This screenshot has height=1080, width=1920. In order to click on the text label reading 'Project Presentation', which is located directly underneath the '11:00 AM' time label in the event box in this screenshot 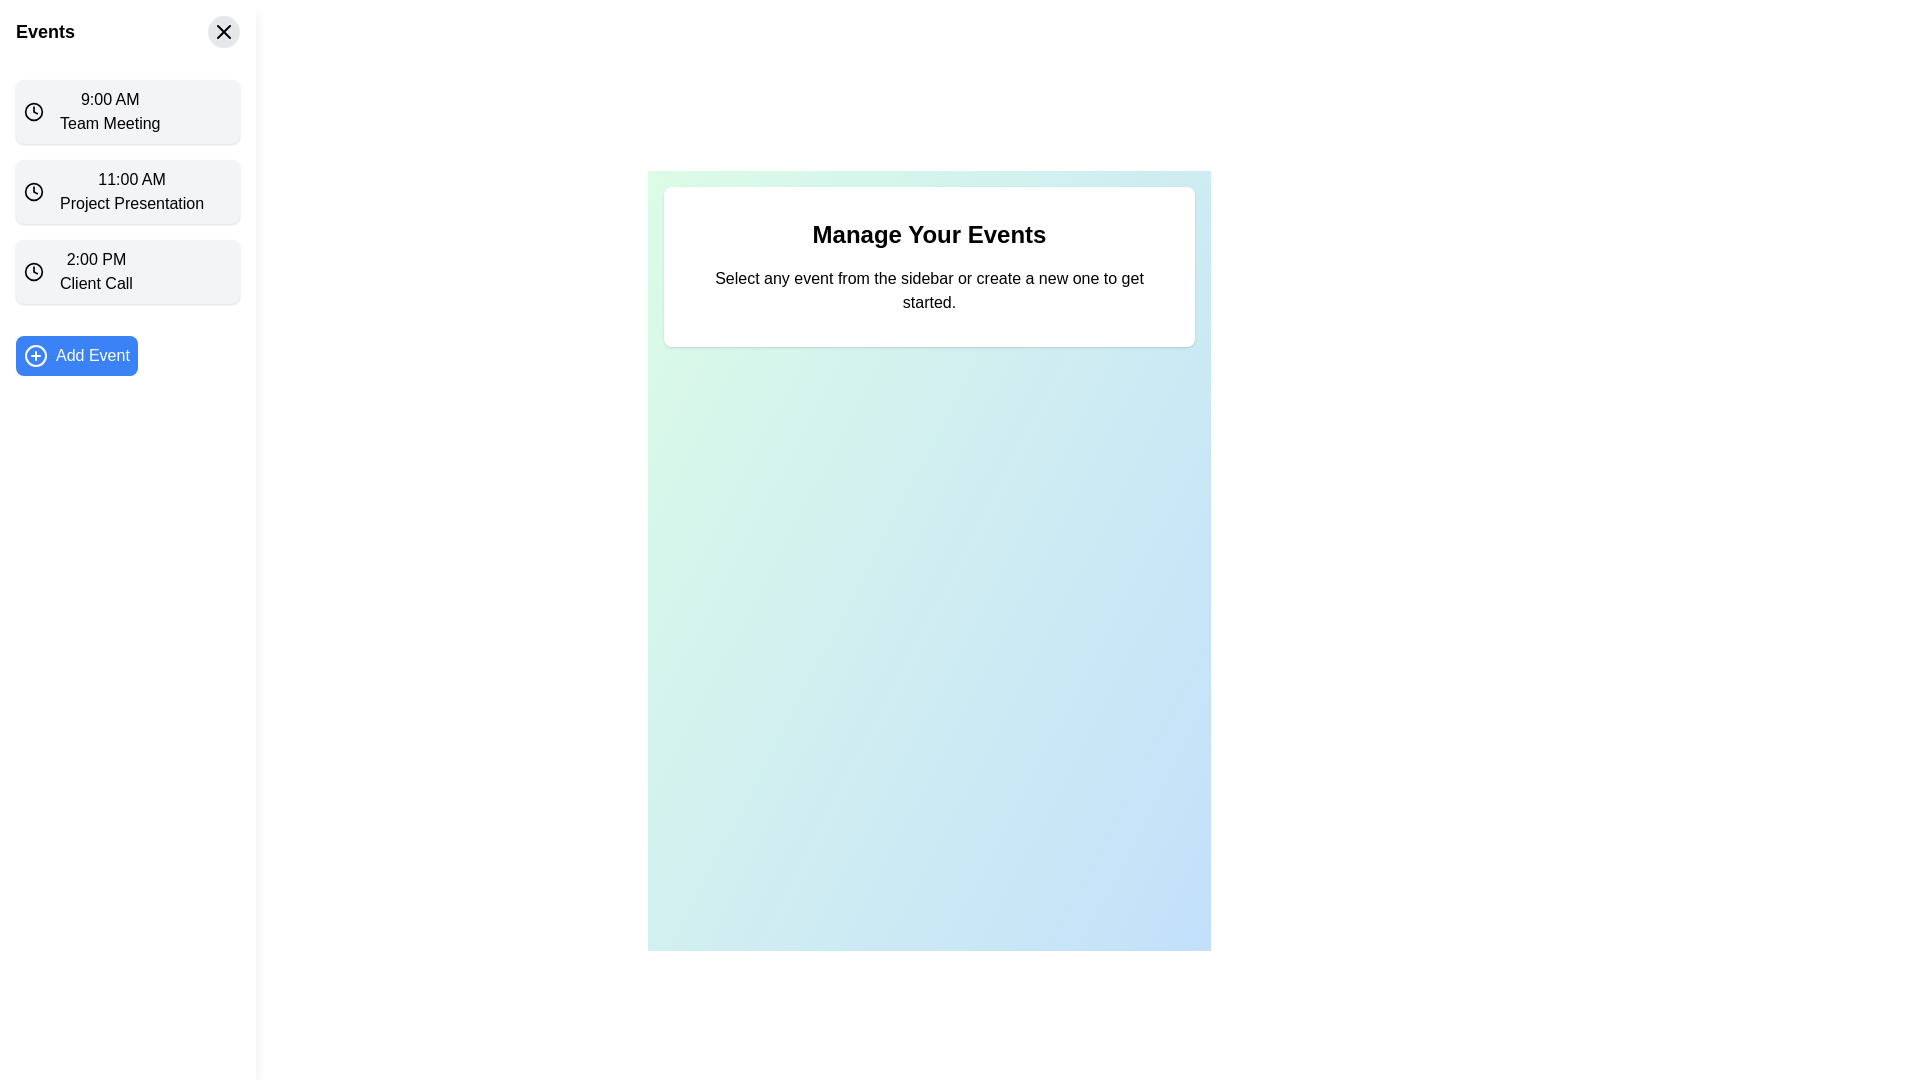, I will do `click(131, 204)`.